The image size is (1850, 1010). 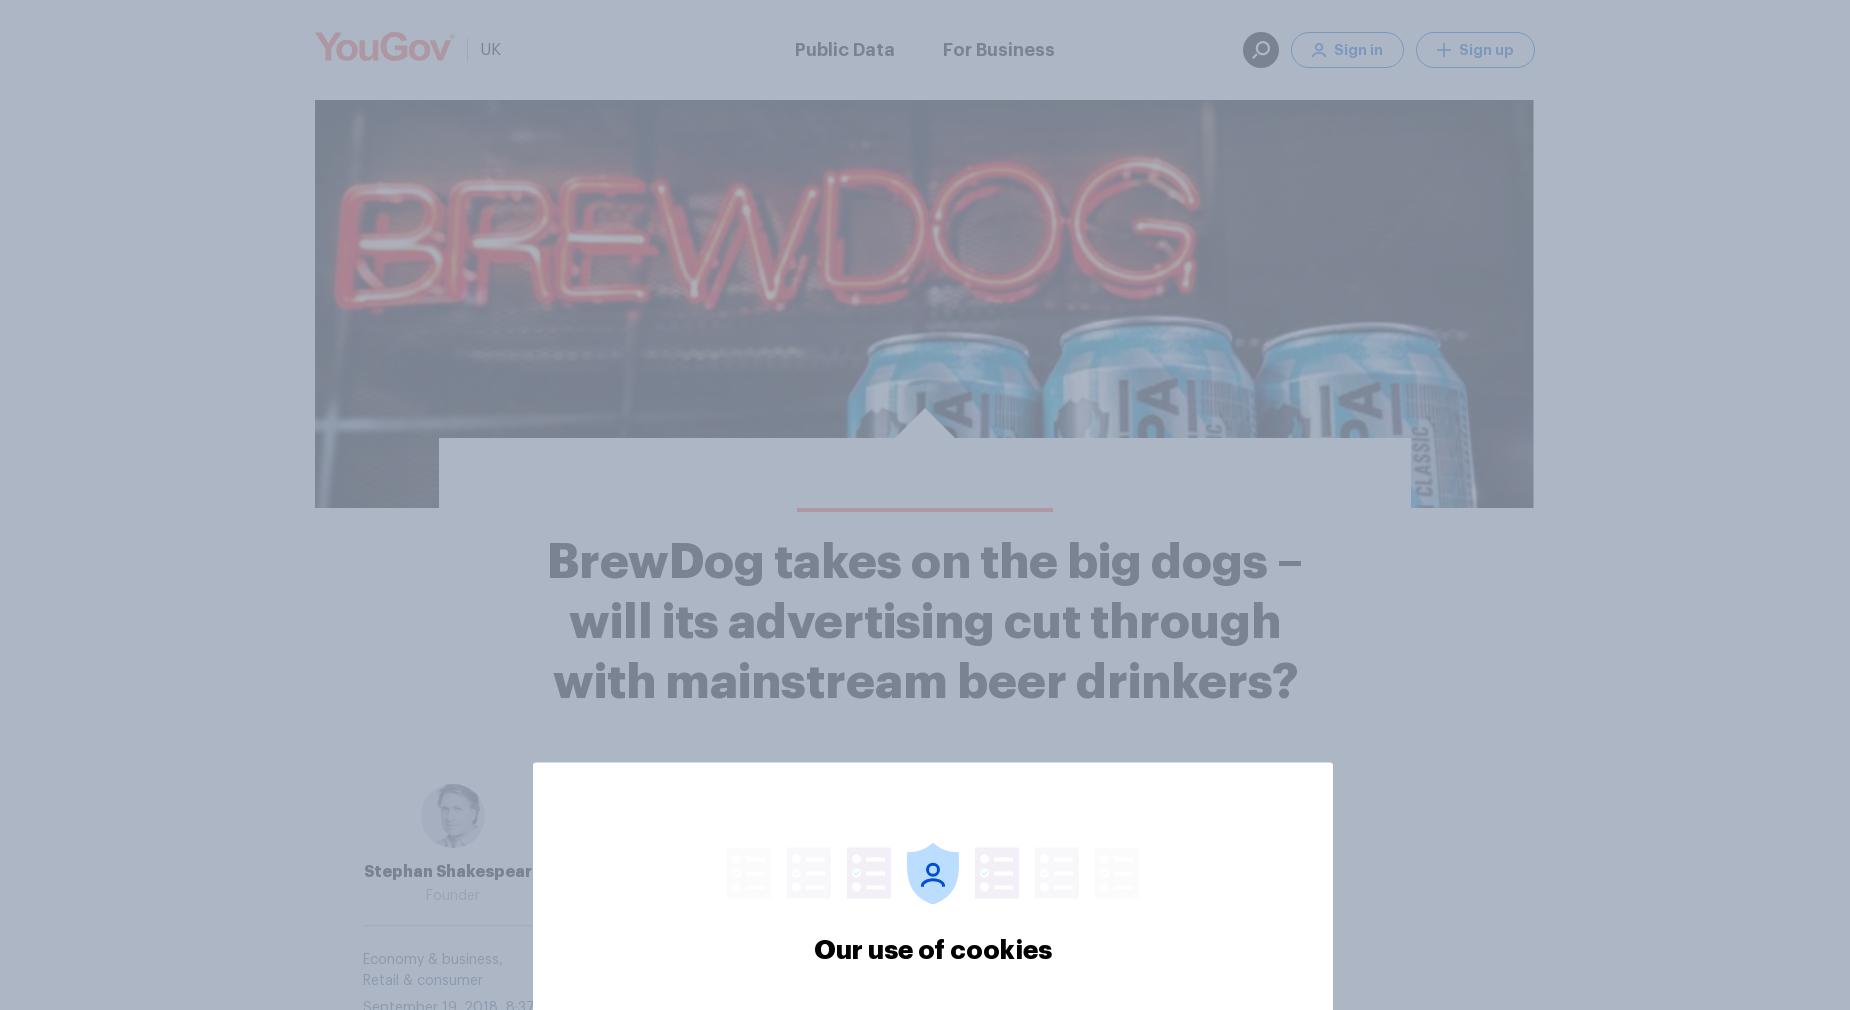 I want to click on 'Public Data', so click(x=845, y=47).